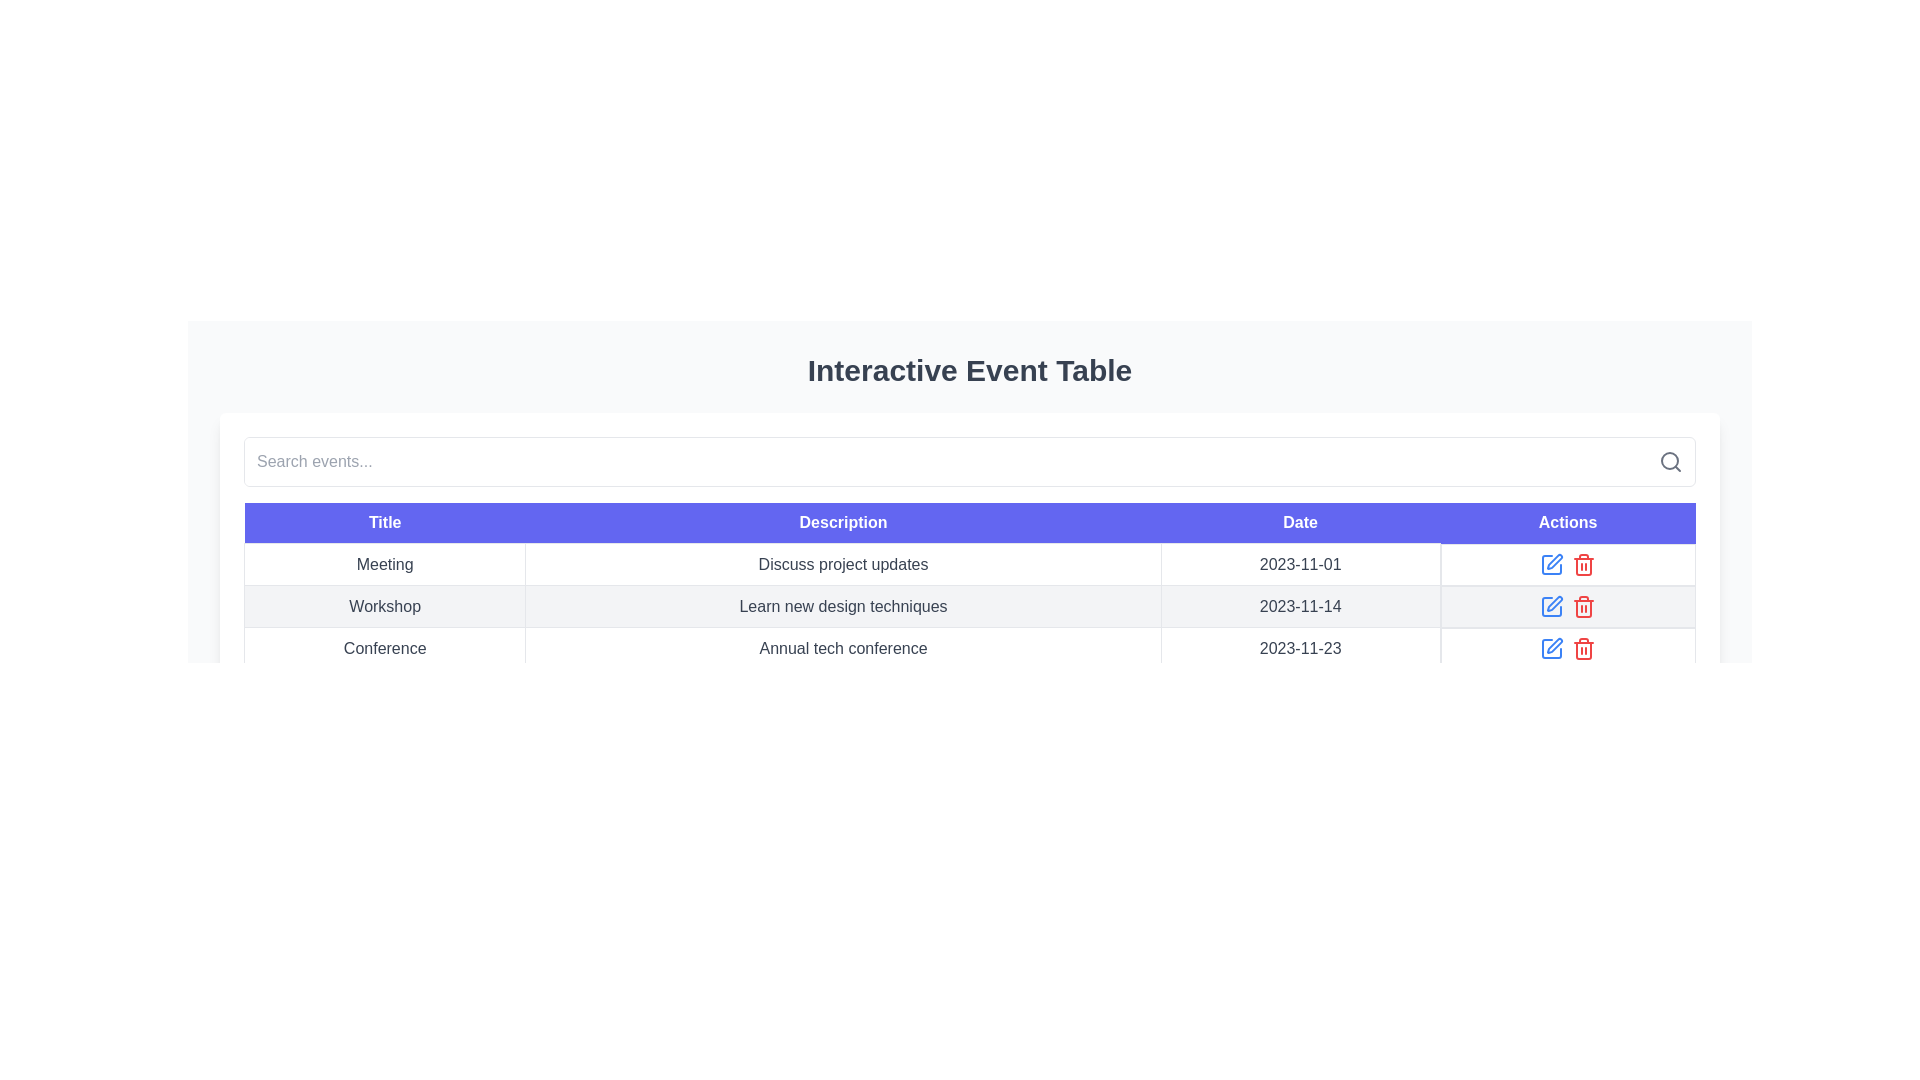  What do you see at coordinates (969, 648) in the screenshot?
I see `the third row of the table, which contains the entries 'Conference', 'Annual tech conference', and '2023-11-23'` at bounding box center [969, 648].